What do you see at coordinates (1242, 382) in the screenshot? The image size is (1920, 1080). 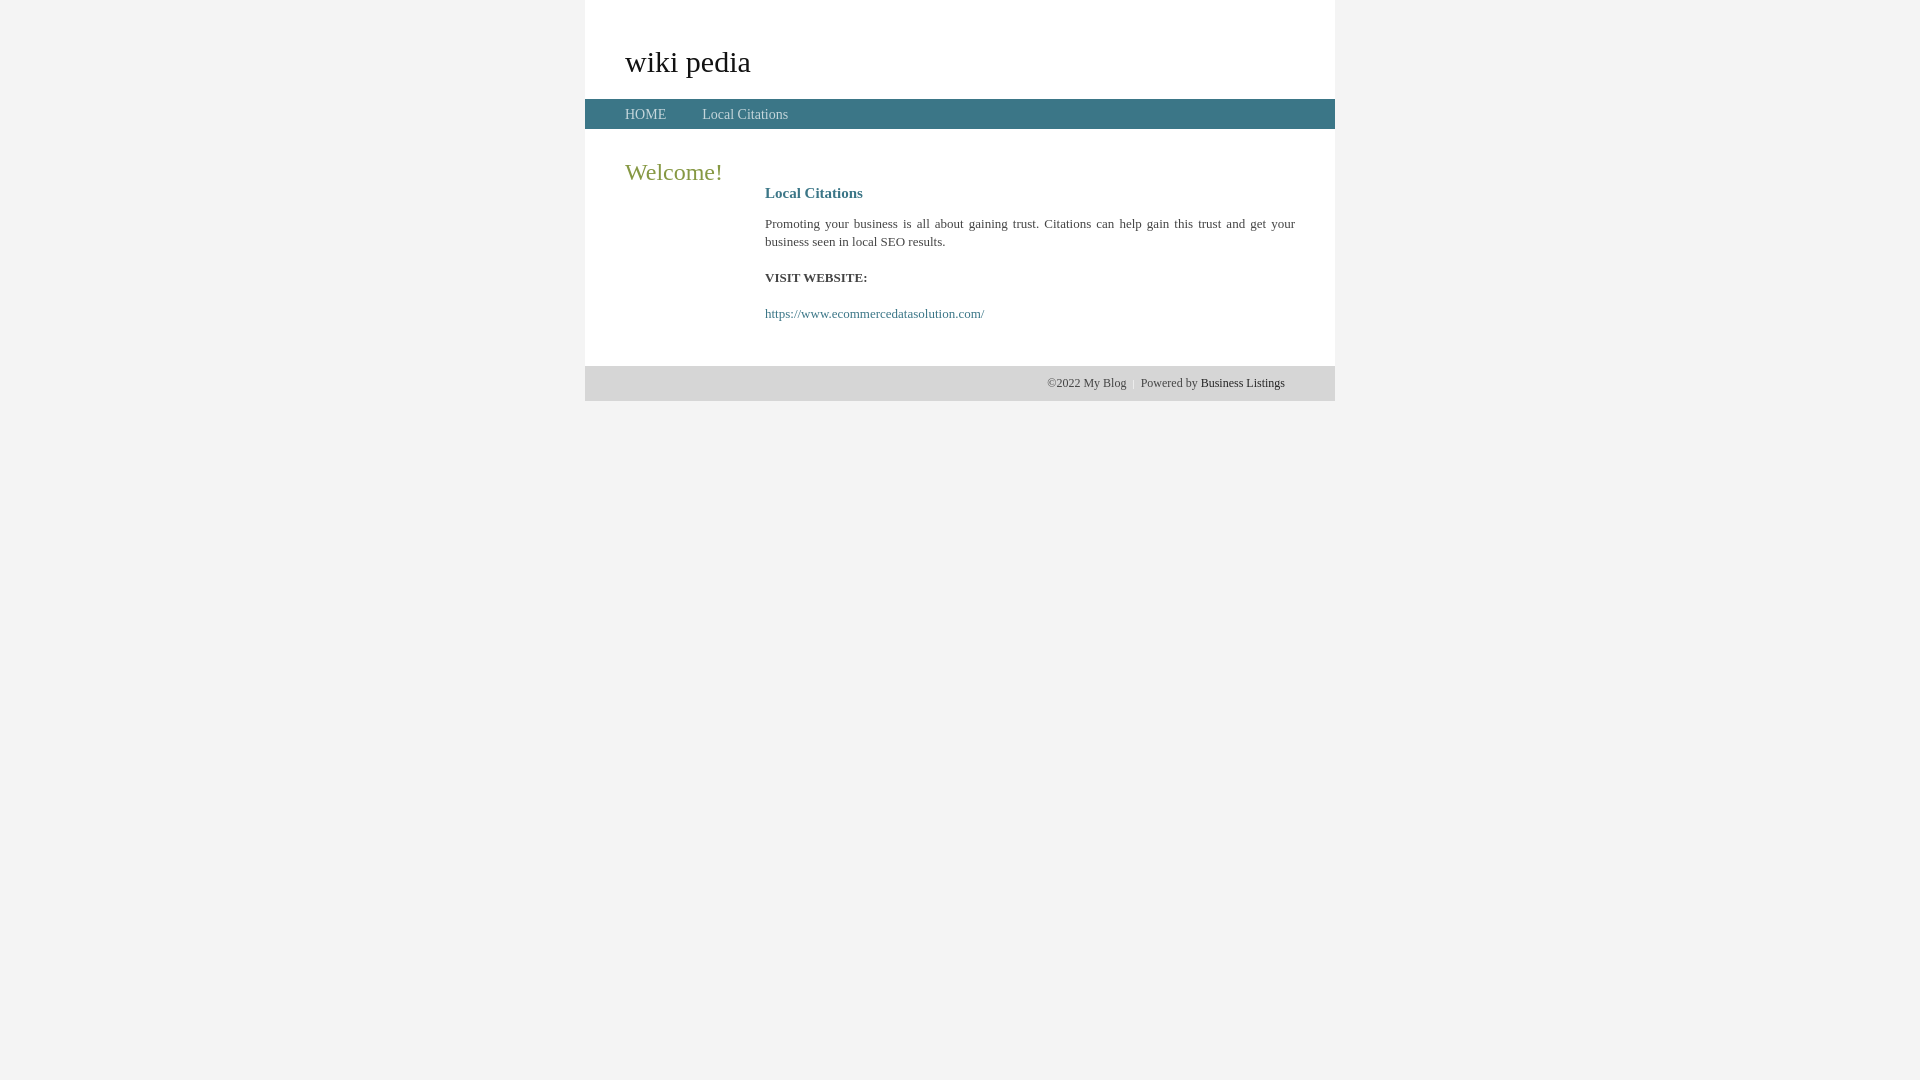 I see `'Business Listings'` at bounding box center [1242, 382].